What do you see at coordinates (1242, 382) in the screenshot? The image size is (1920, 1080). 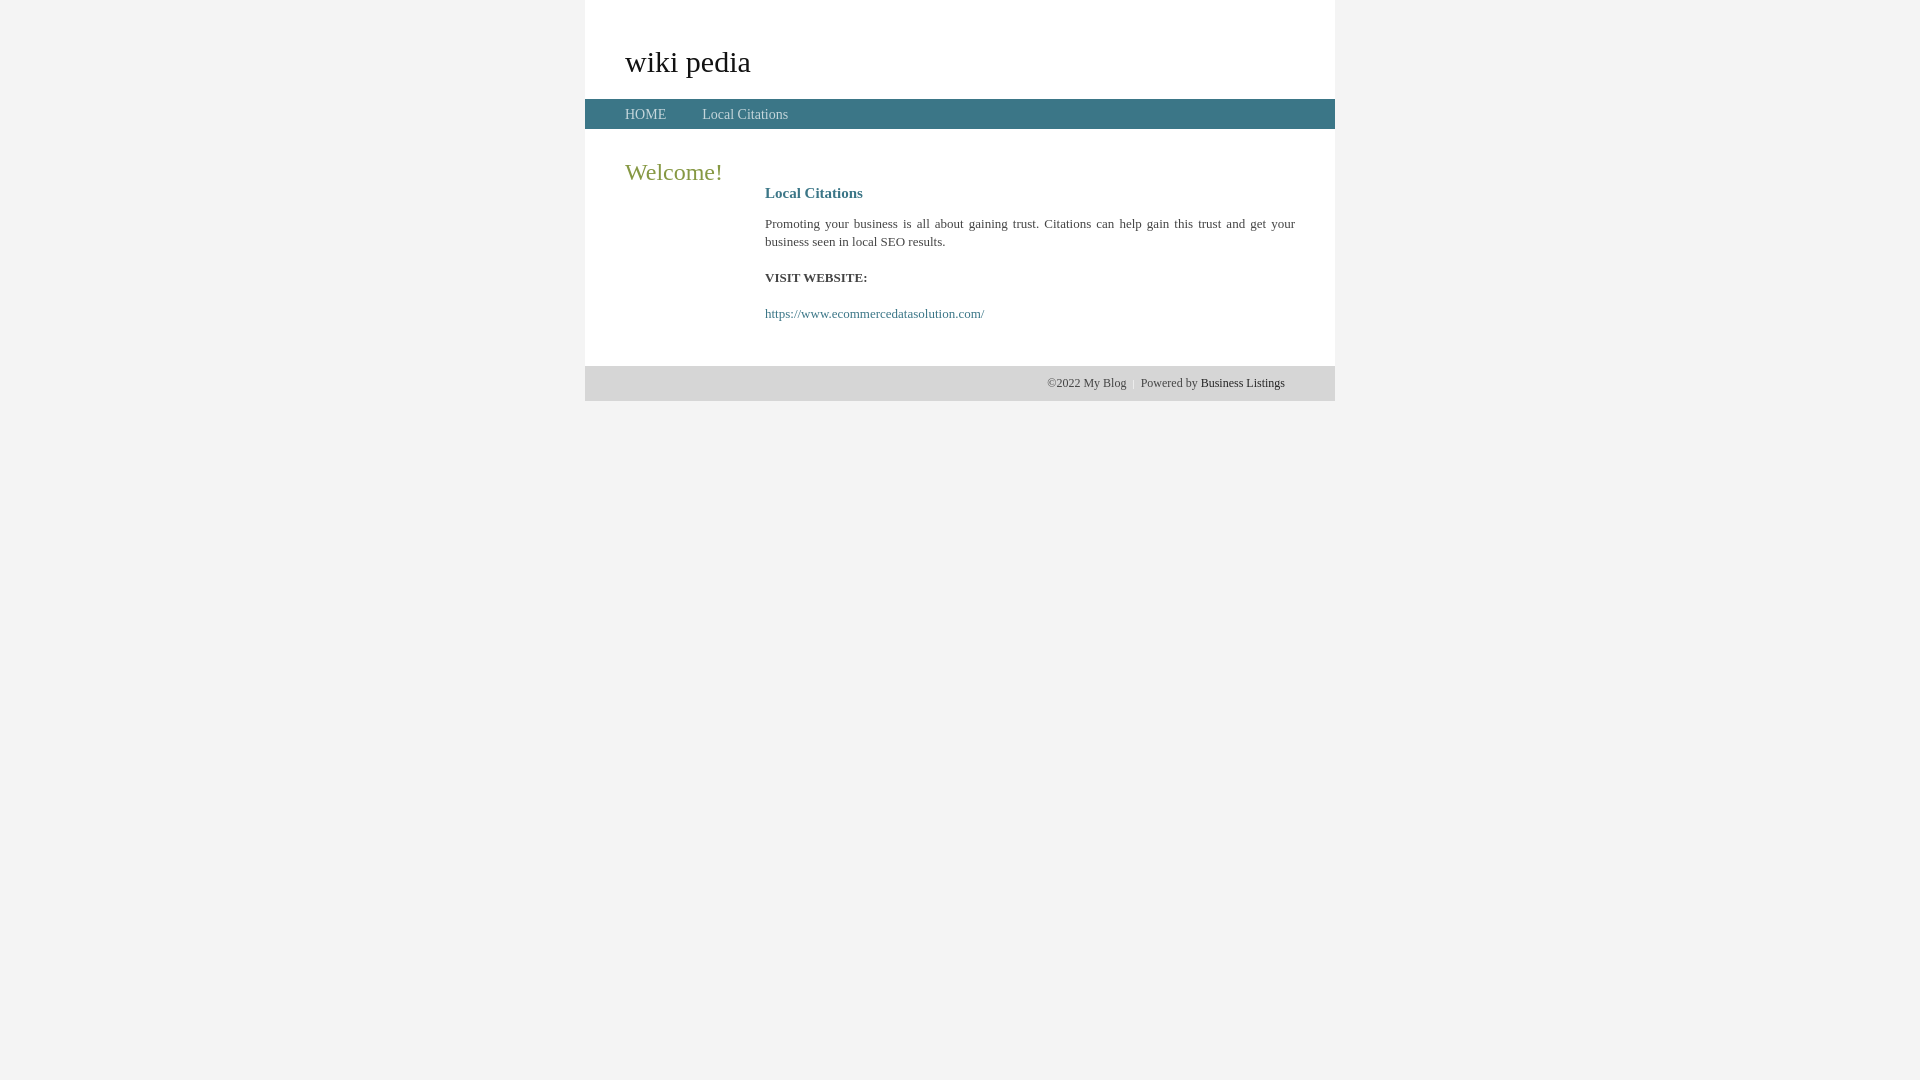 I see `'Business Listings'` at bounding box center [1242, 382].